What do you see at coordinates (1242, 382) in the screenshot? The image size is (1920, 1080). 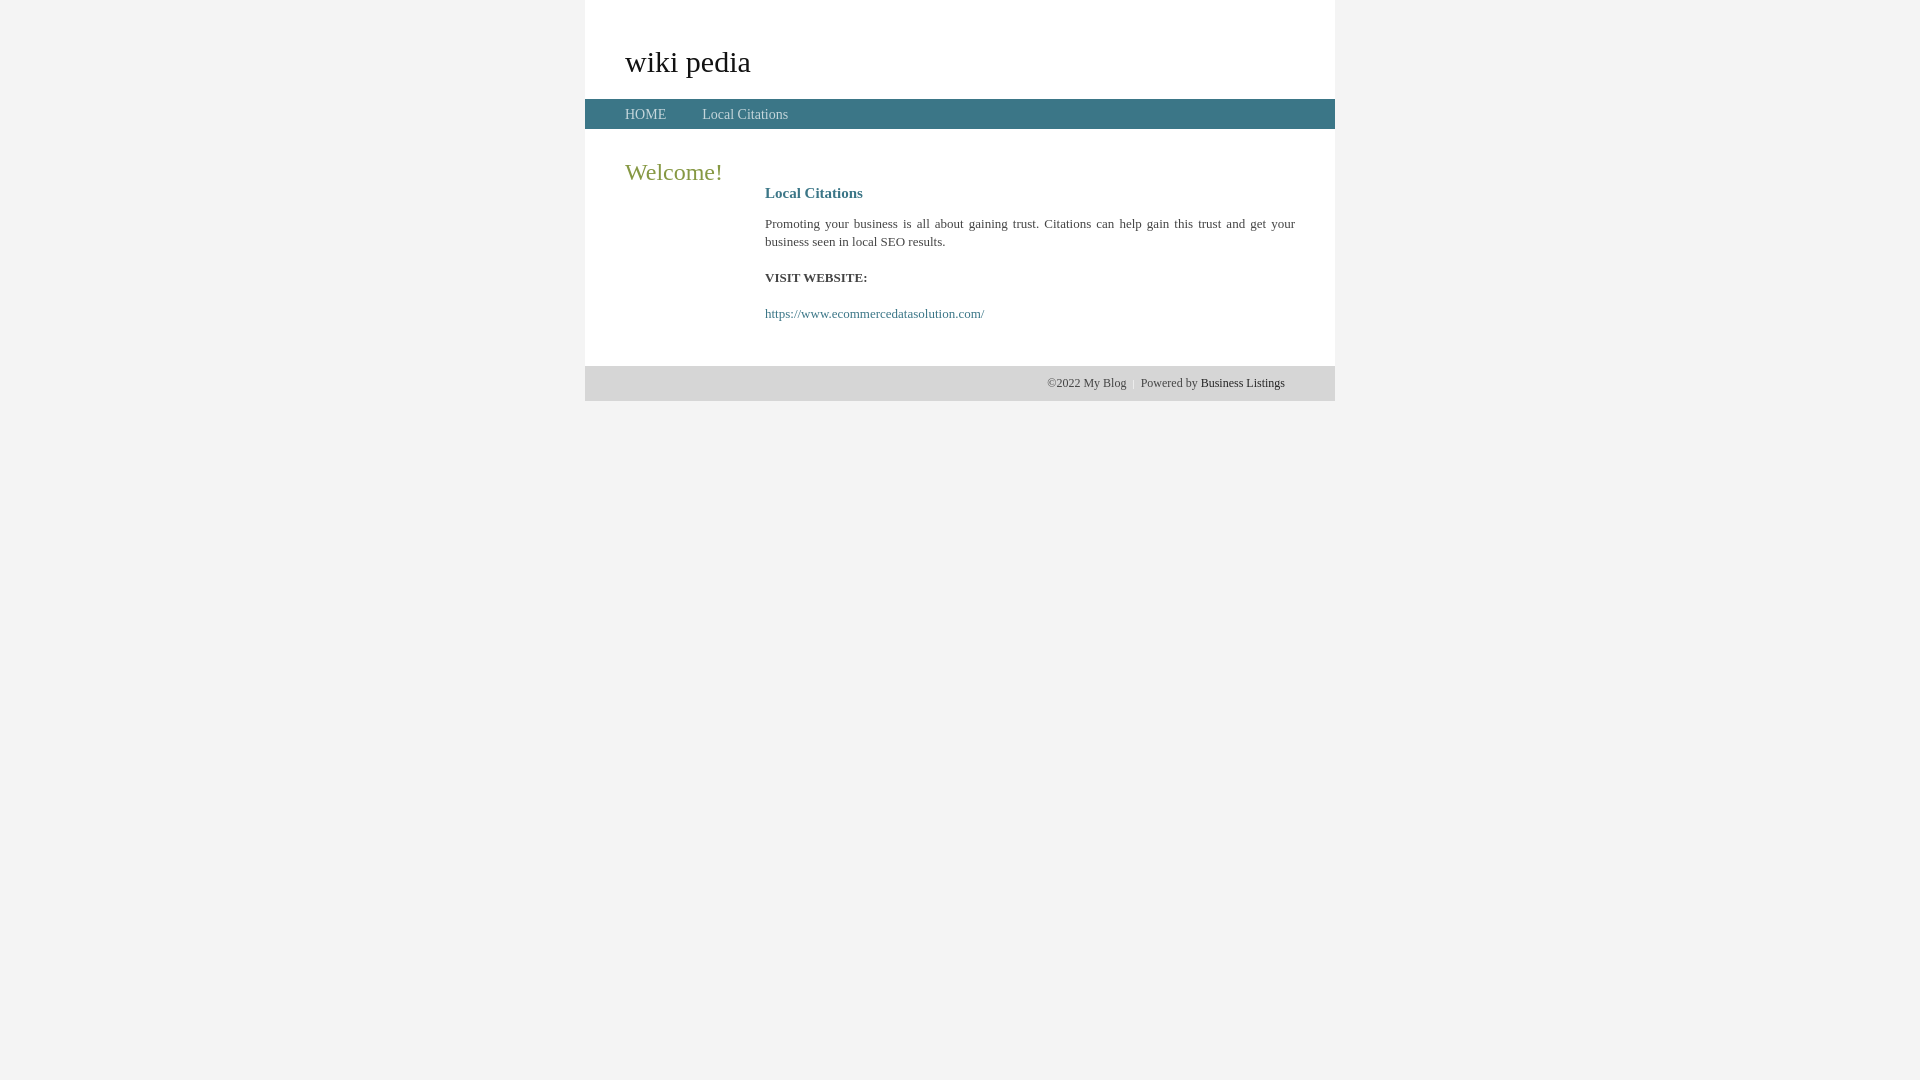 I see `'Business Listings'` at bounding box center [1242, 382].